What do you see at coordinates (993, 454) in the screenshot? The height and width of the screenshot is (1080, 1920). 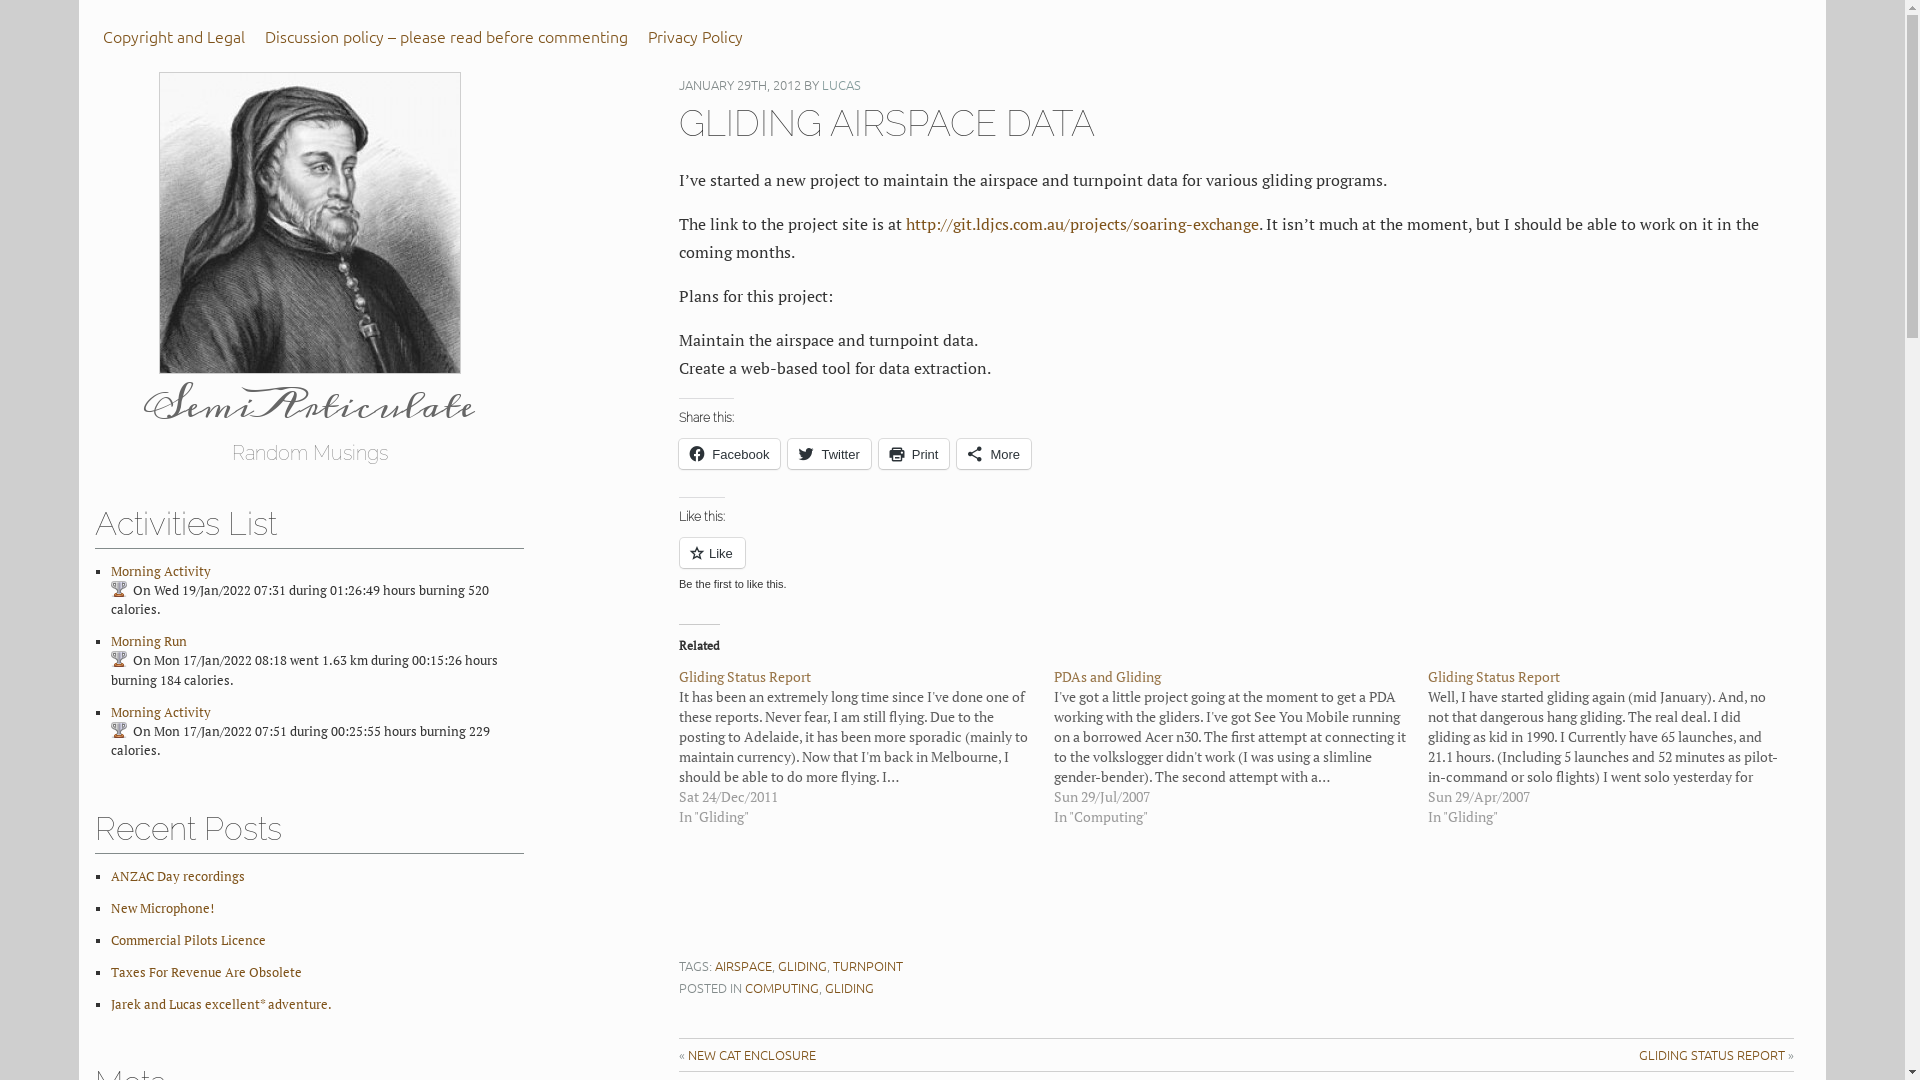 I see `'More'` at bounding box center [993, 454].